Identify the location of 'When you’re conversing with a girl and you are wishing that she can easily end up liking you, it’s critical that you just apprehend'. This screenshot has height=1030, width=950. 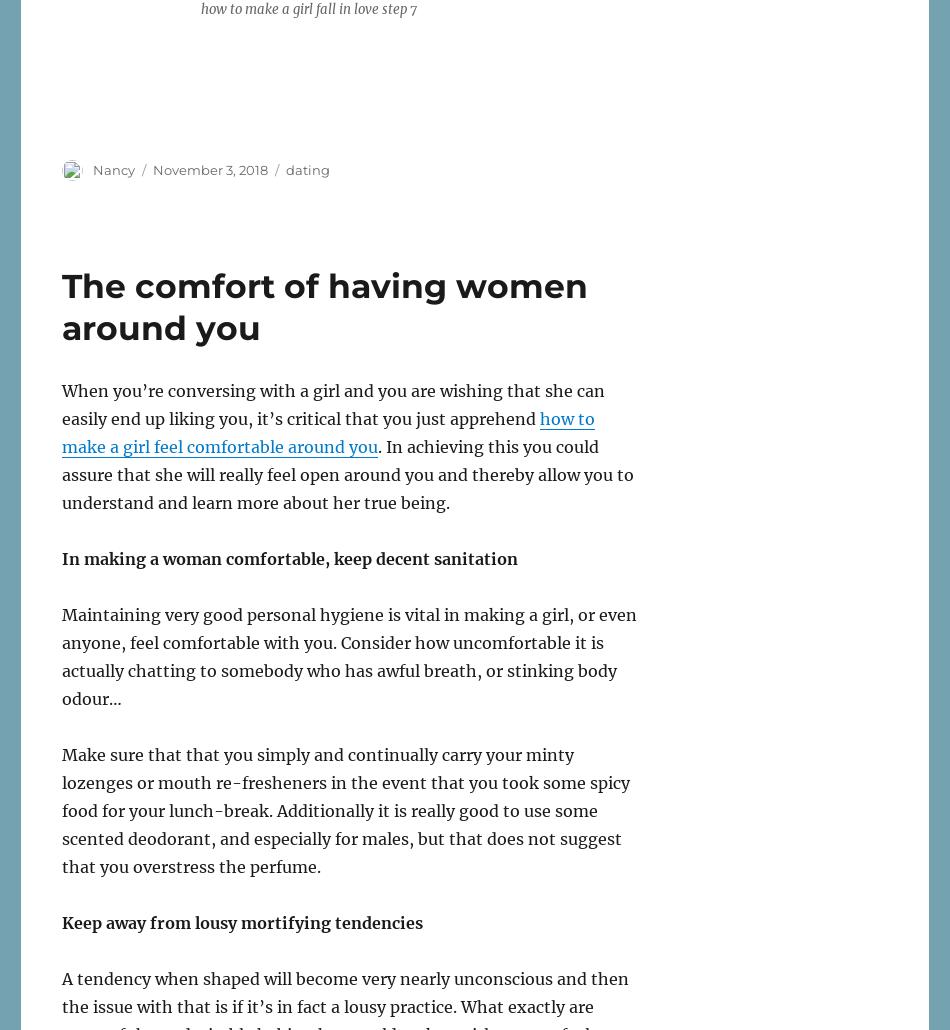
(332, 403).